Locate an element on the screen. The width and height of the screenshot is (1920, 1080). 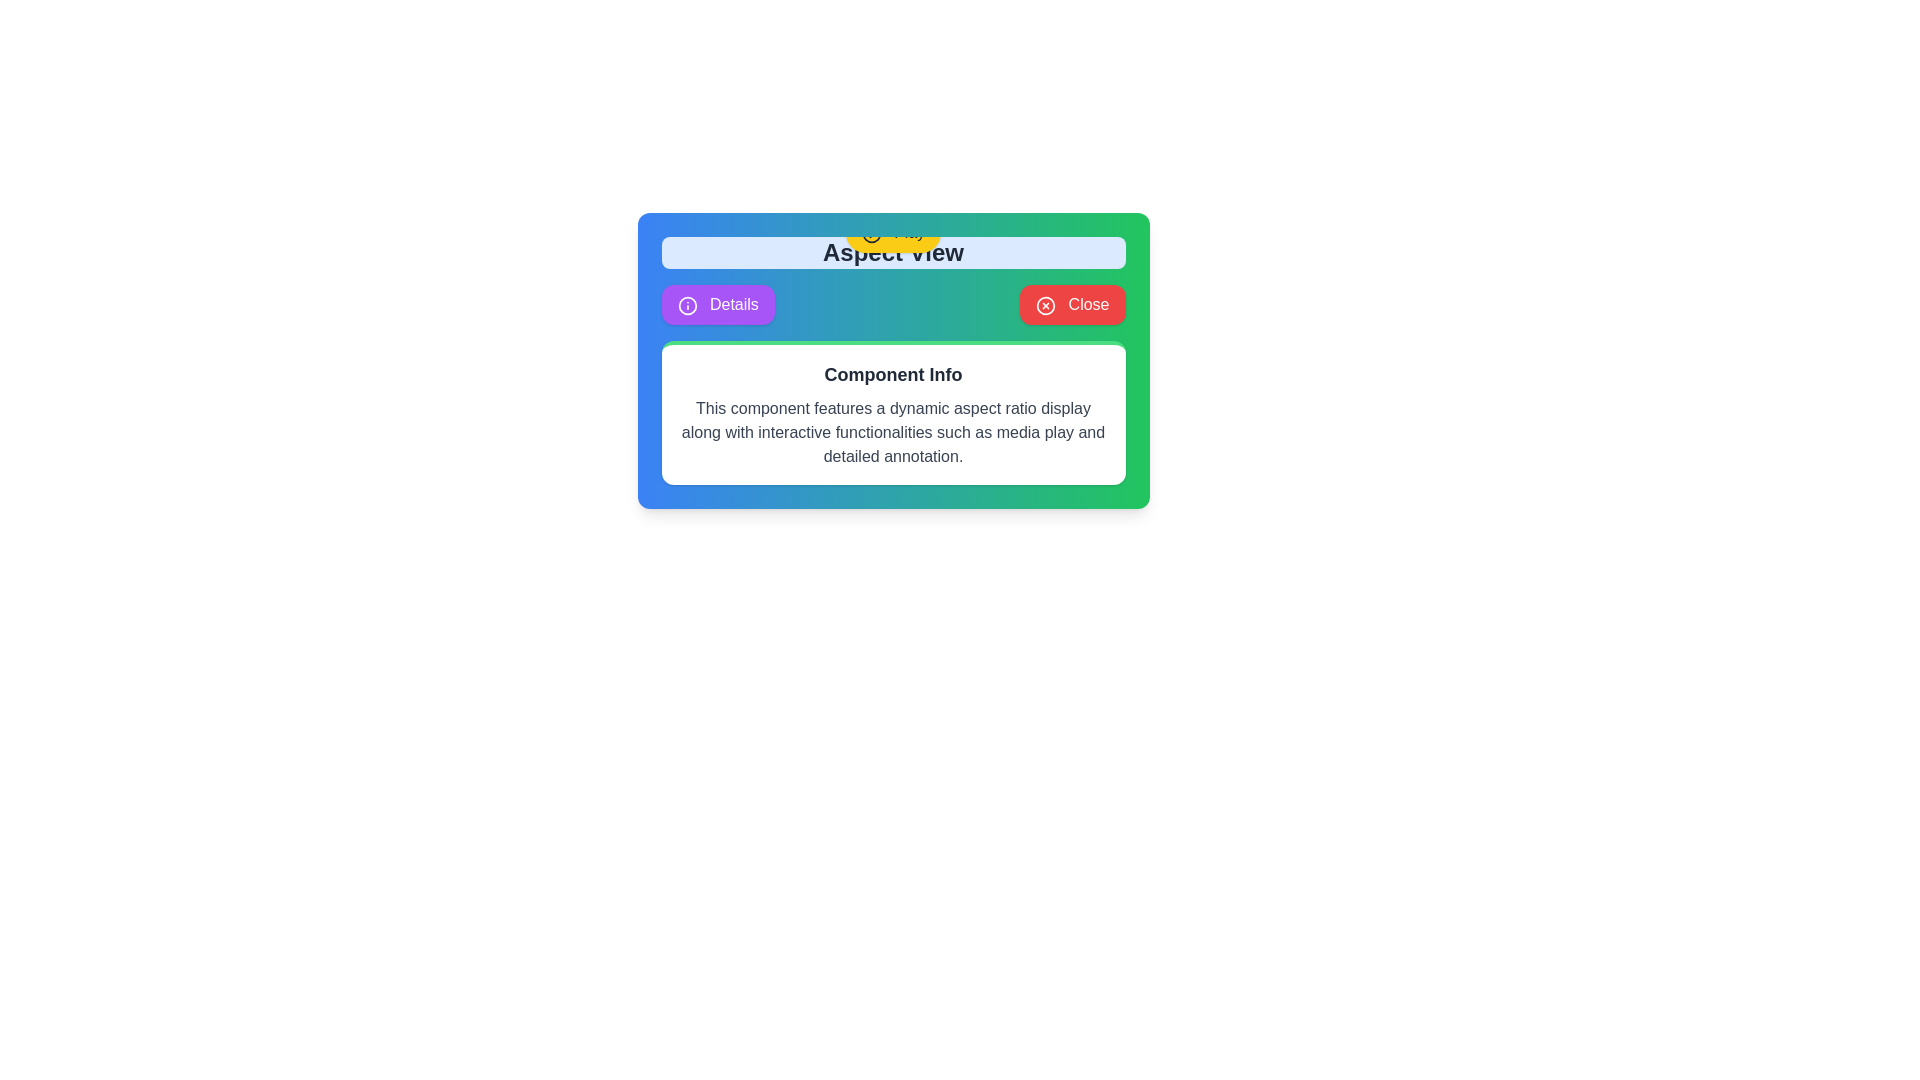
the button located on the left side of a horizontal layout, which provides additional information when clicked is located at coordinates (718, 304).